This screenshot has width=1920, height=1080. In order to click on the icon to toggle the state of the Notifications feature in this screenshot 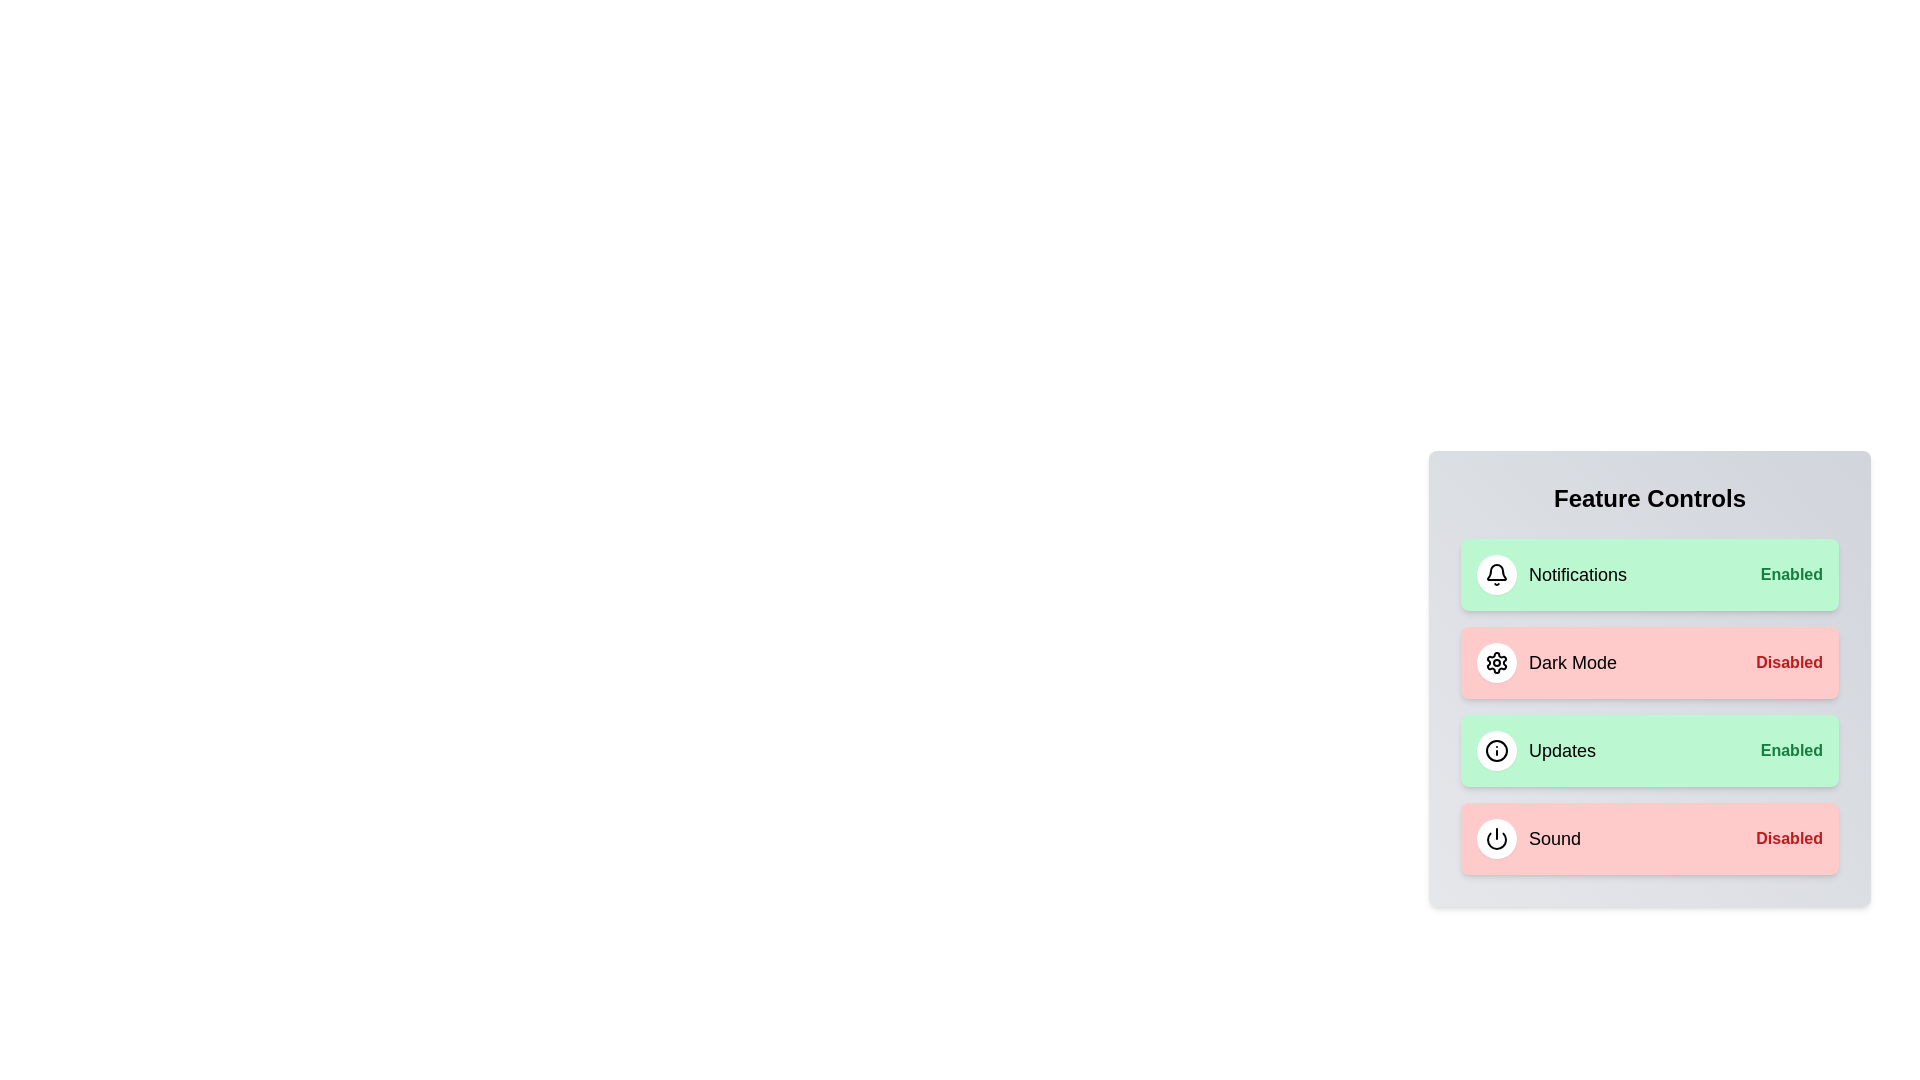, I will do `click(1497, 574)`.